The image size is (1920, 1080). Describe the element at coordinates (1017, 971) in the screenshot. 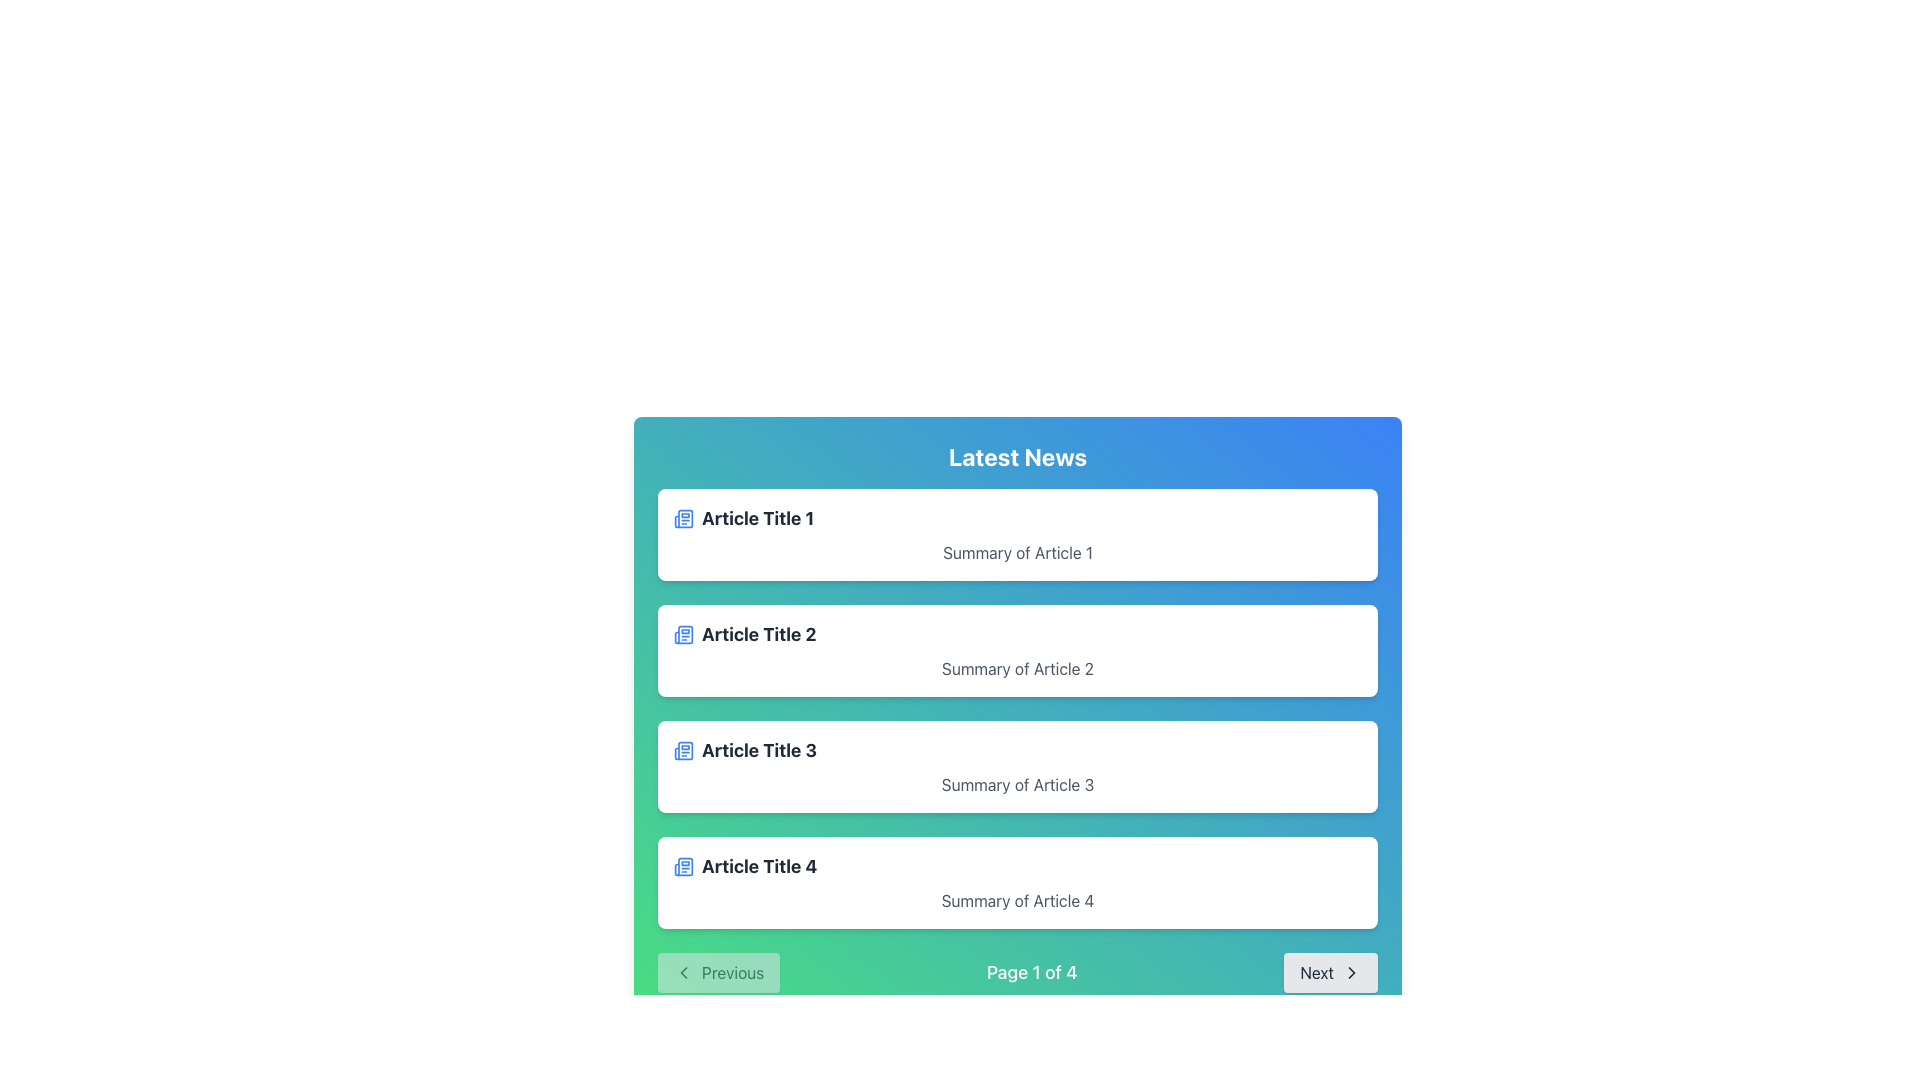

I see `current page information from the Pagination Component located at the bottom of the 'Latest News' section, which spans horizontally between the 'Previous' and 'Next' buttons` at that location.